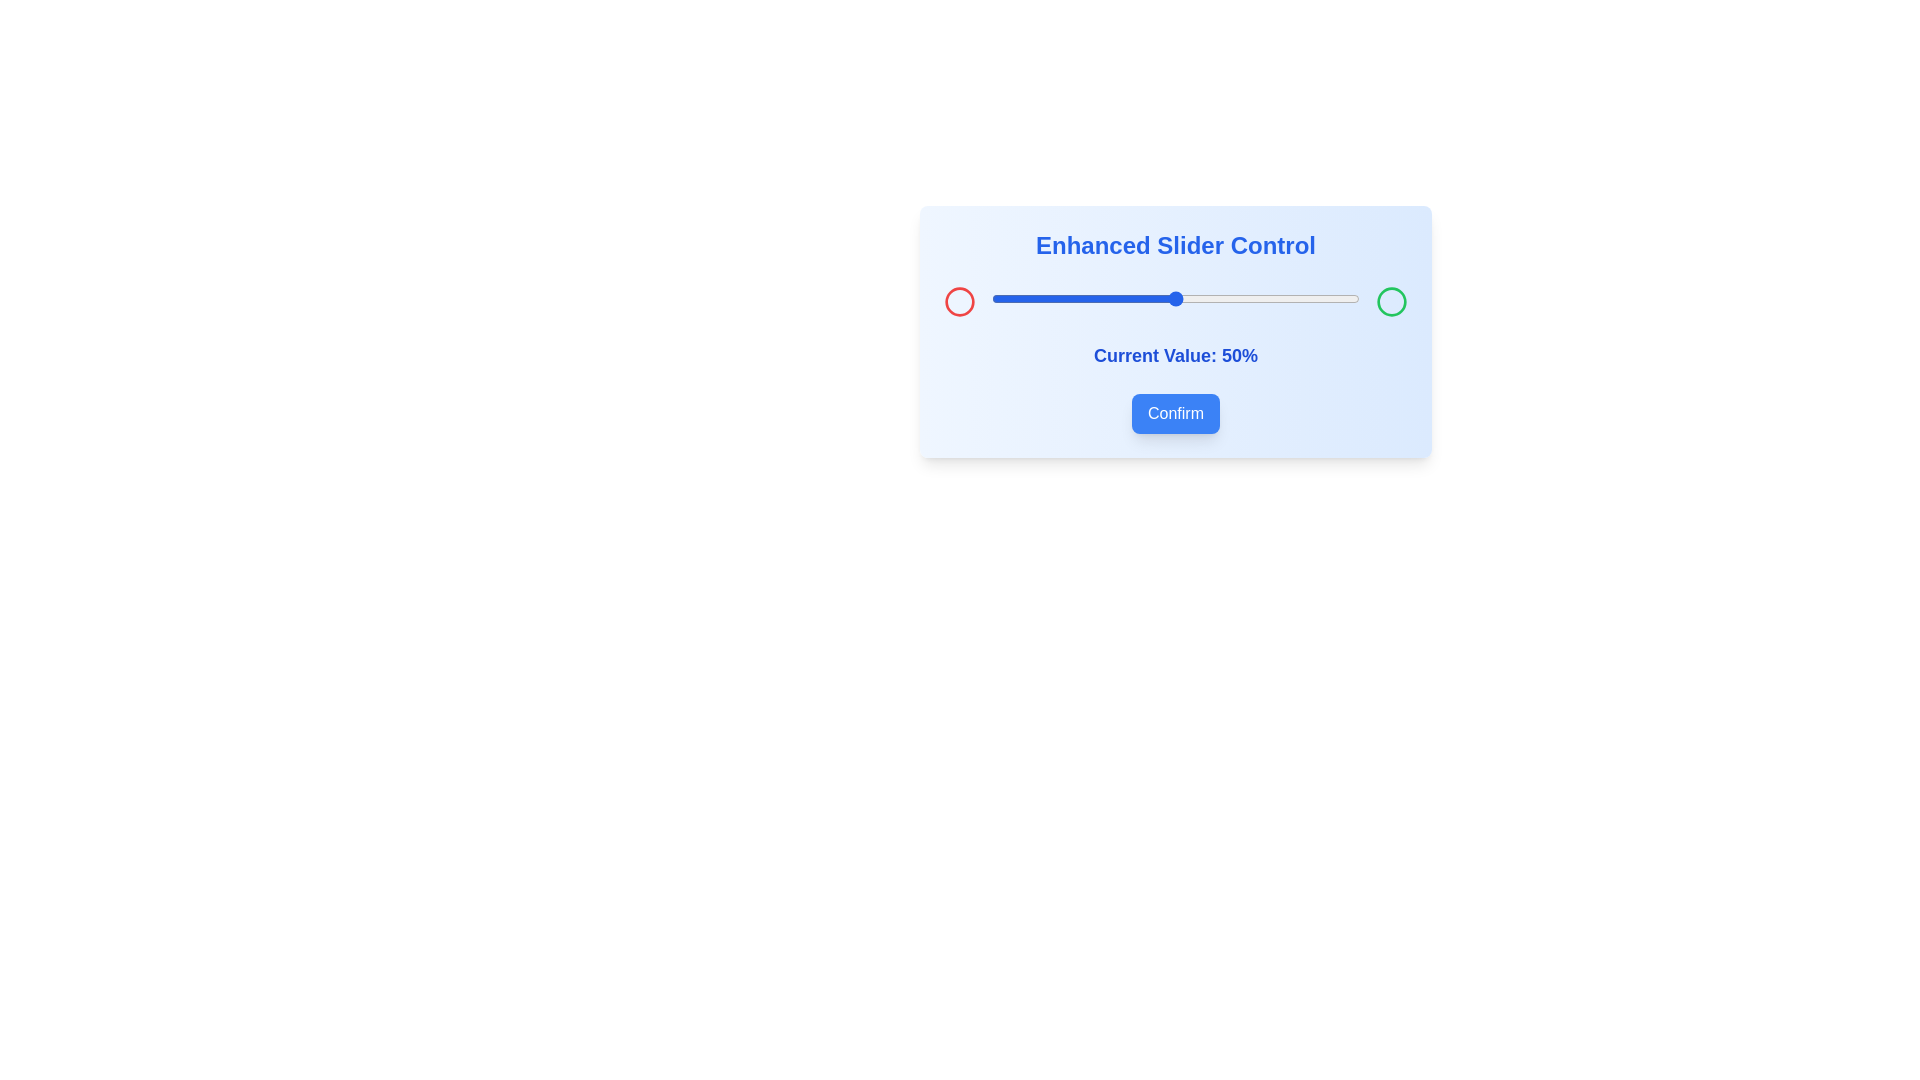 The image size is (1920, 1080). What do you see at coordinates (1120, 299) in the screenshot?
I see `the slider` at bounding box center [1120, 299].